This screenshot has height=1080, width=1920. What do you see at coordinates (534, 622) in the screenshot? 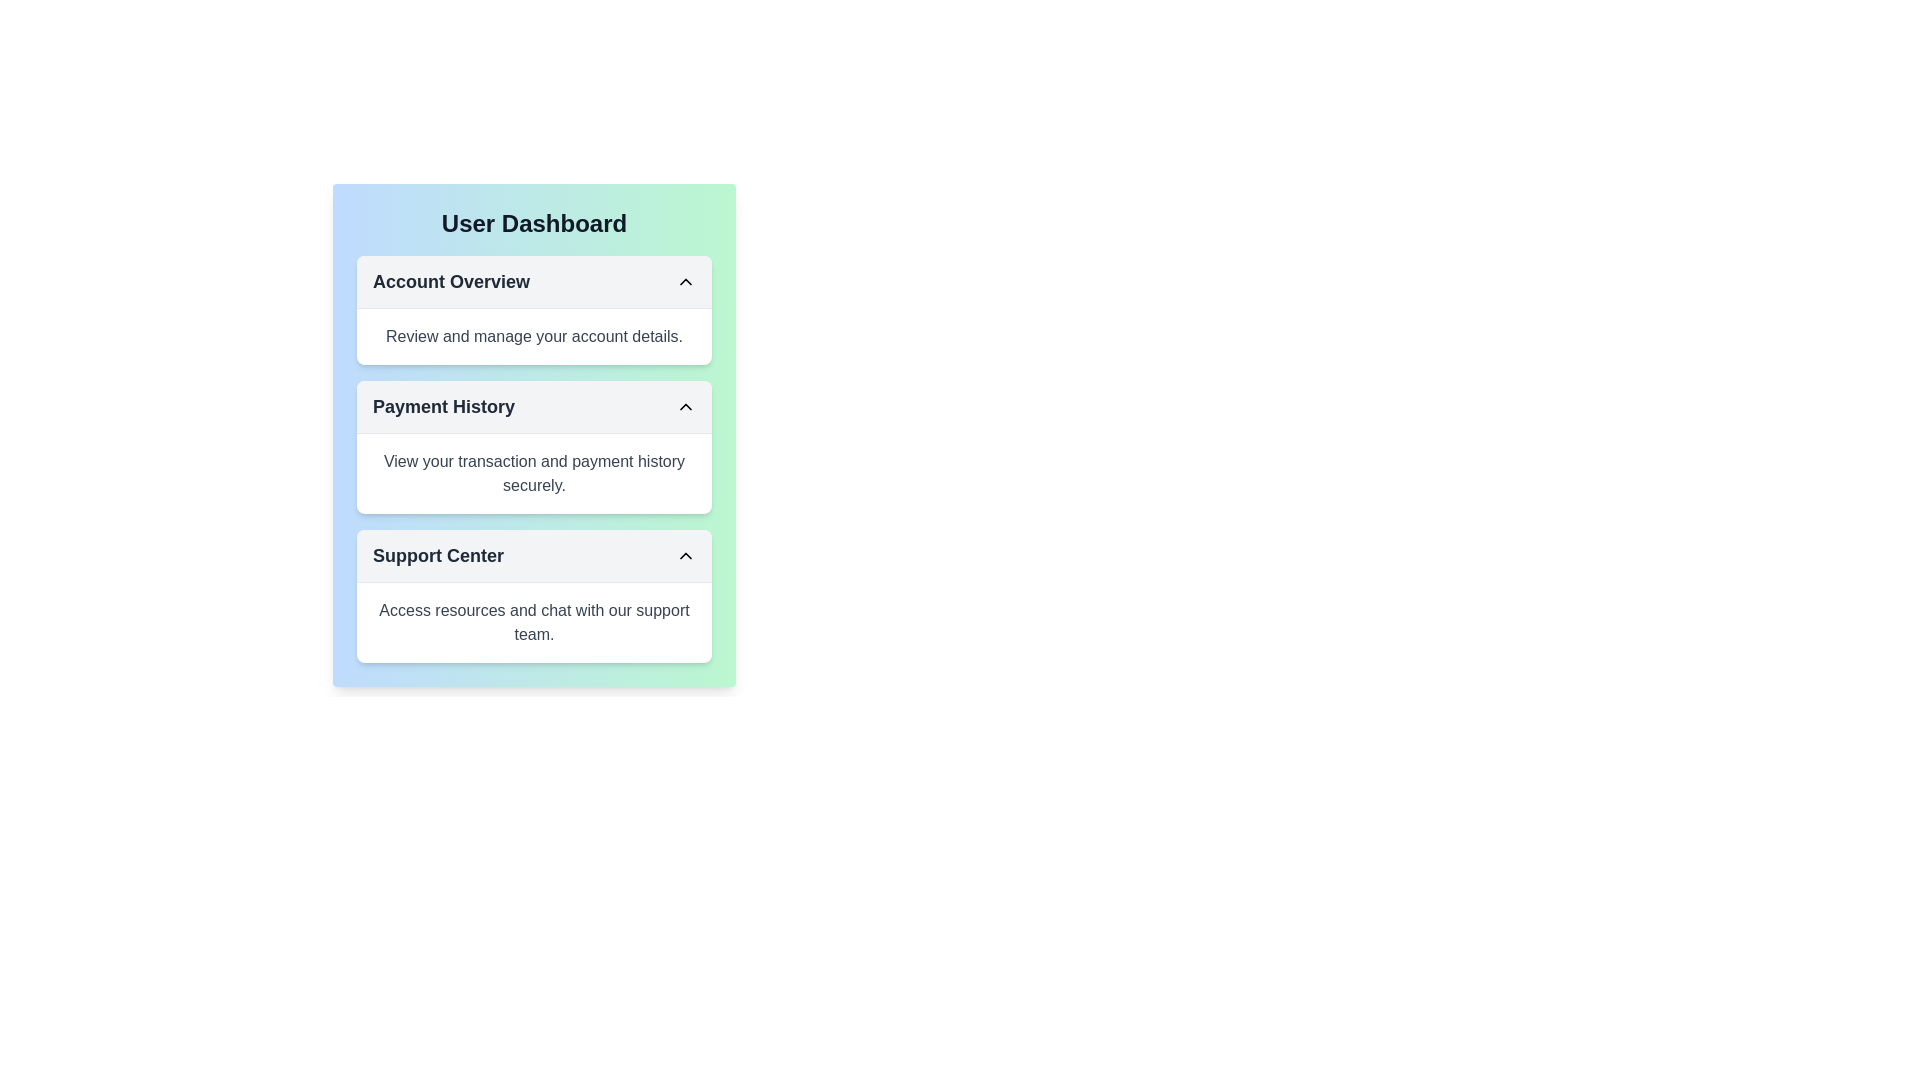
I see `the static text element that displays 'Access resources and chat with our support team.' located in the 'Support Center' section of the User Dashboard` at bounding box center [534, 622].